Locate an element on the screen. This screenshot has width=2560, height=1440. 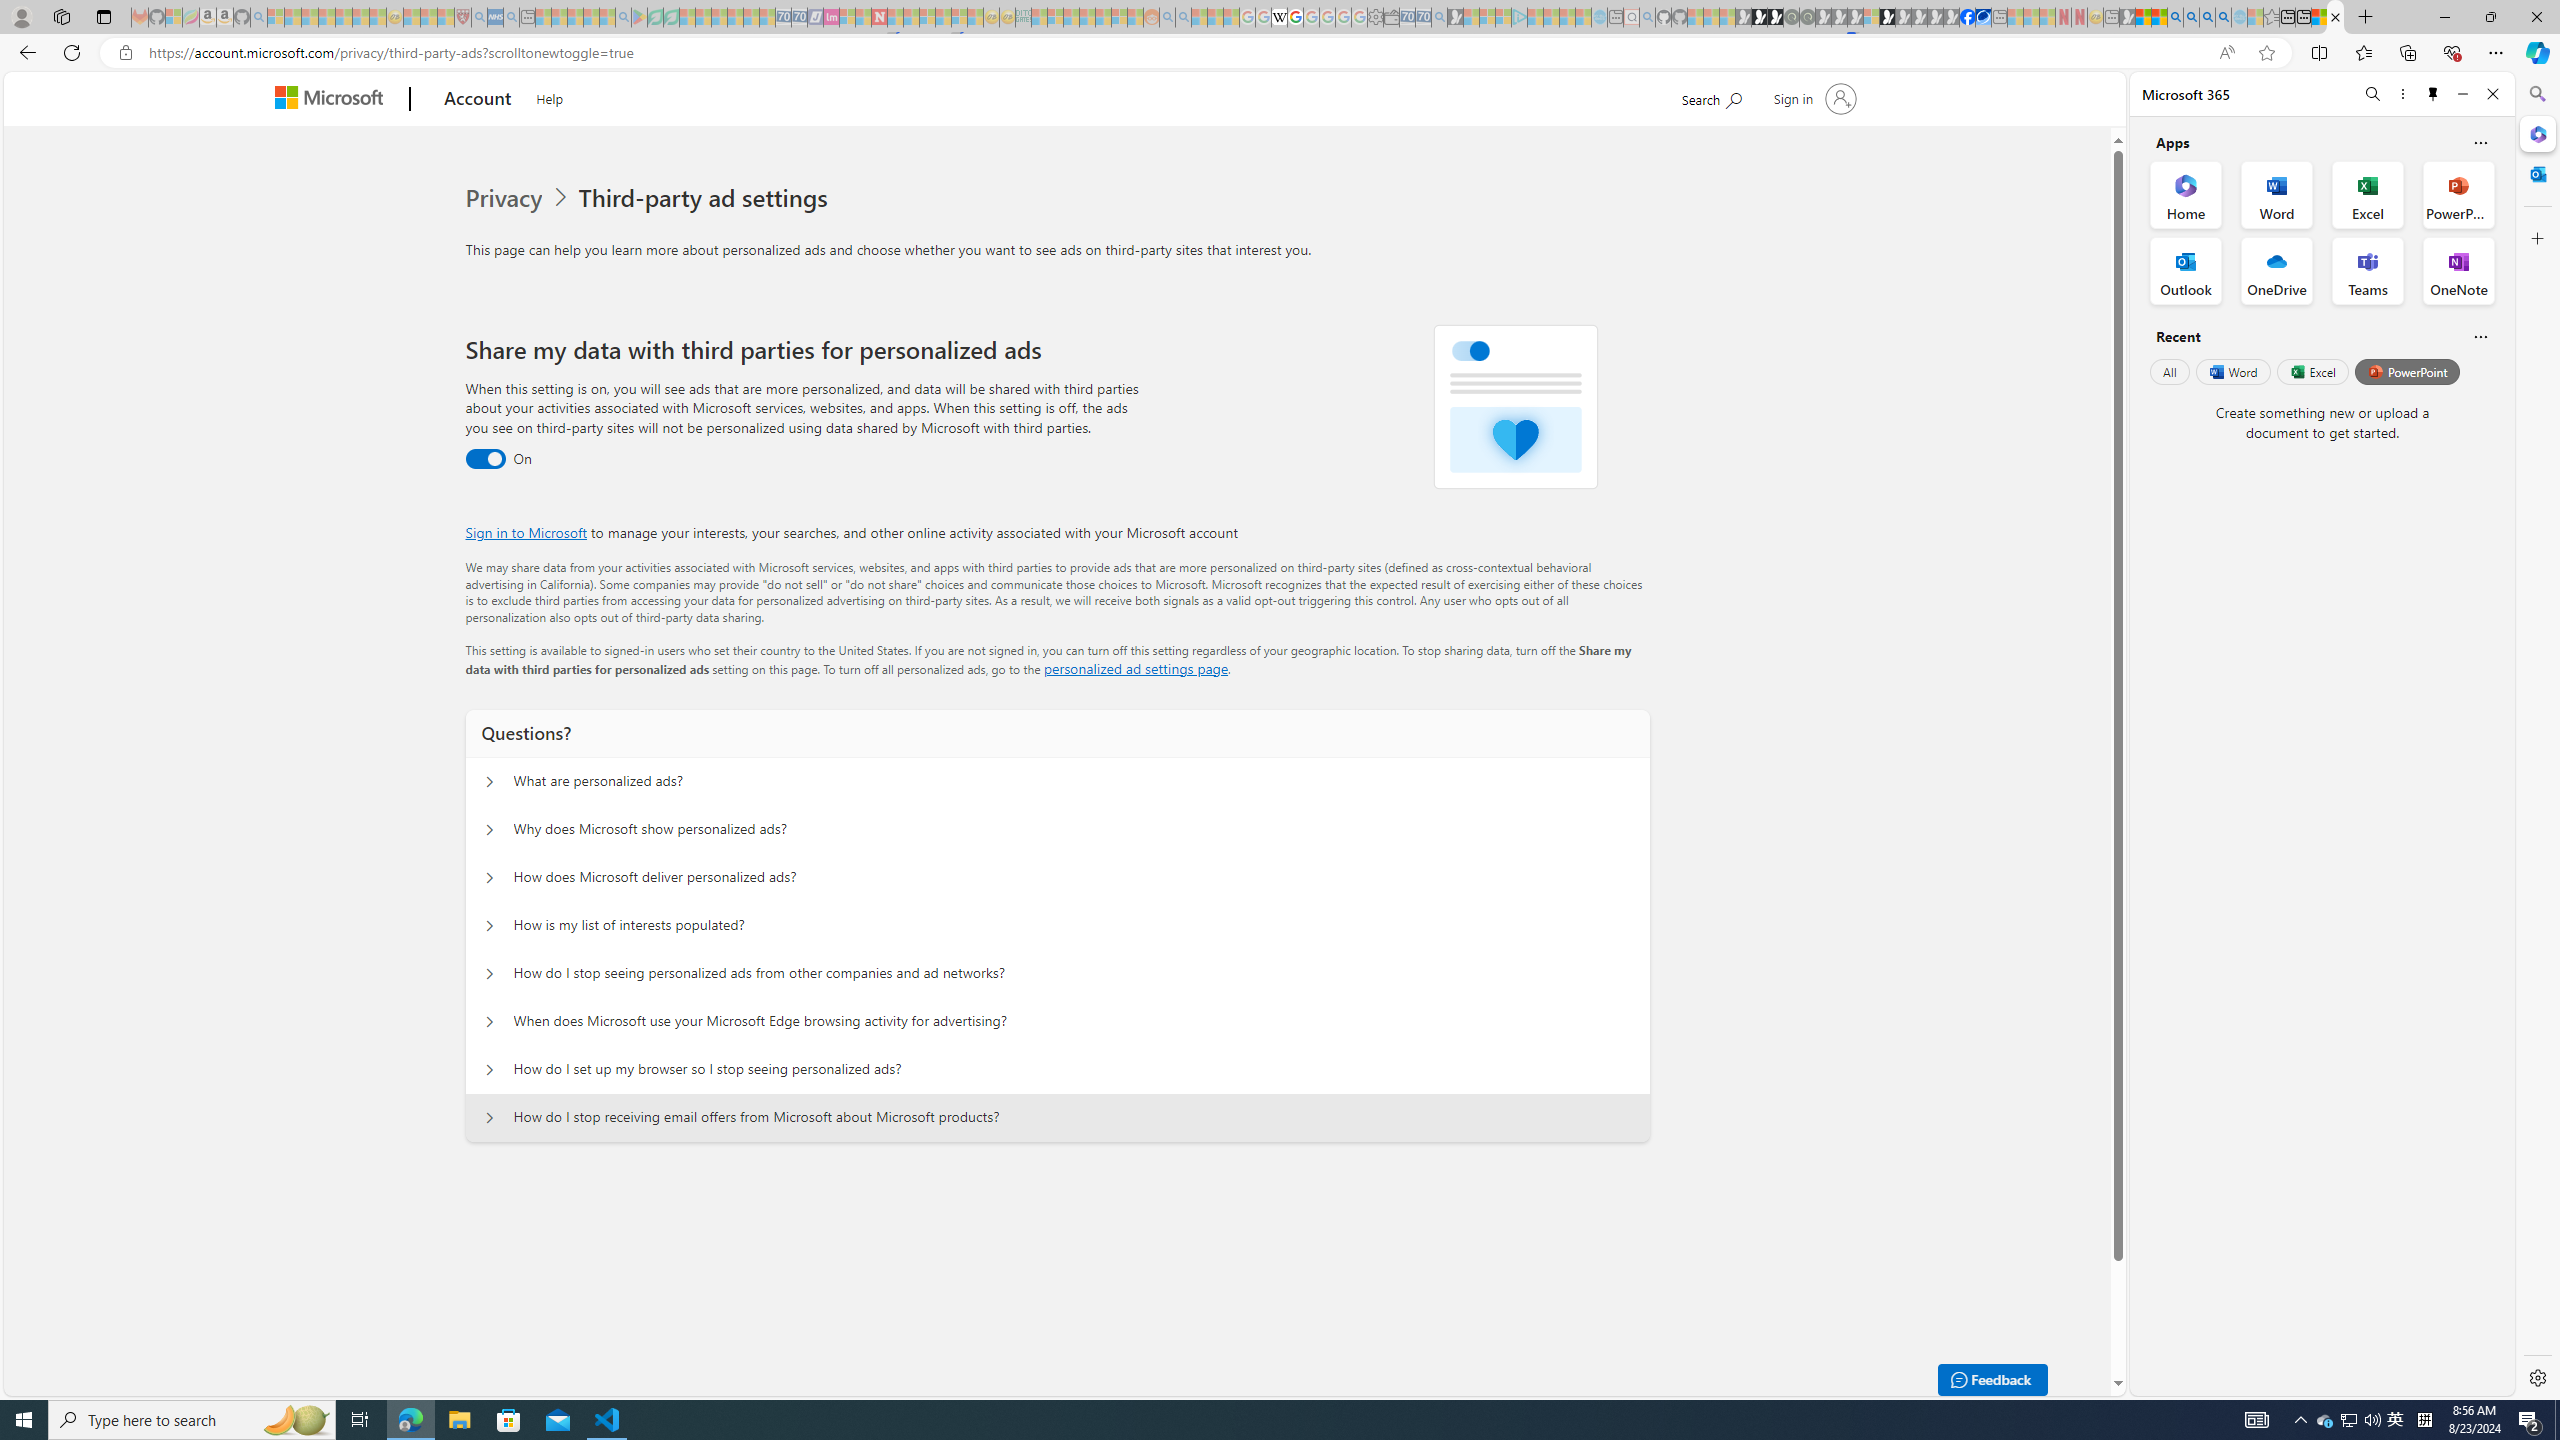
'Word' is located at coordinates (2231, 371).